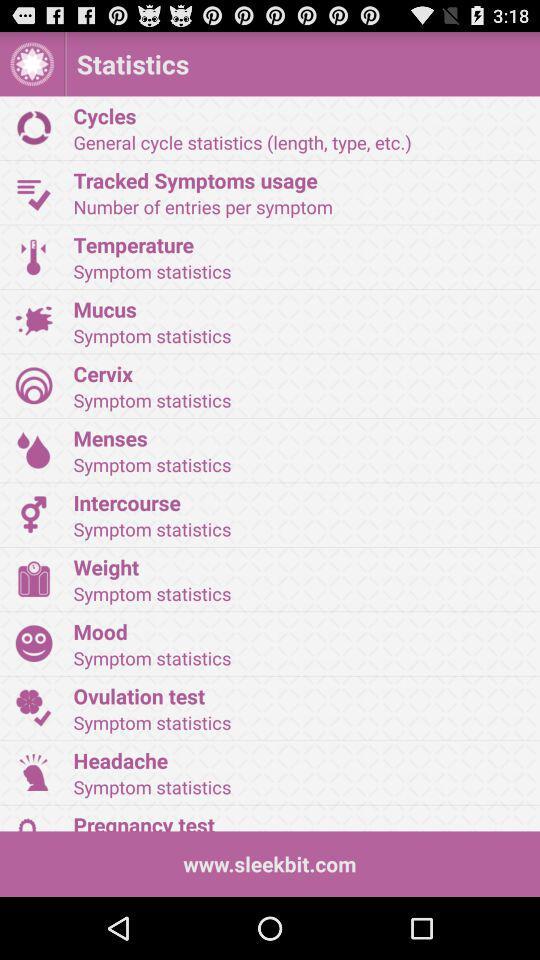 The height and width of the screenshot is (960, 540). I want to click on headache icon, so click(299, 759).